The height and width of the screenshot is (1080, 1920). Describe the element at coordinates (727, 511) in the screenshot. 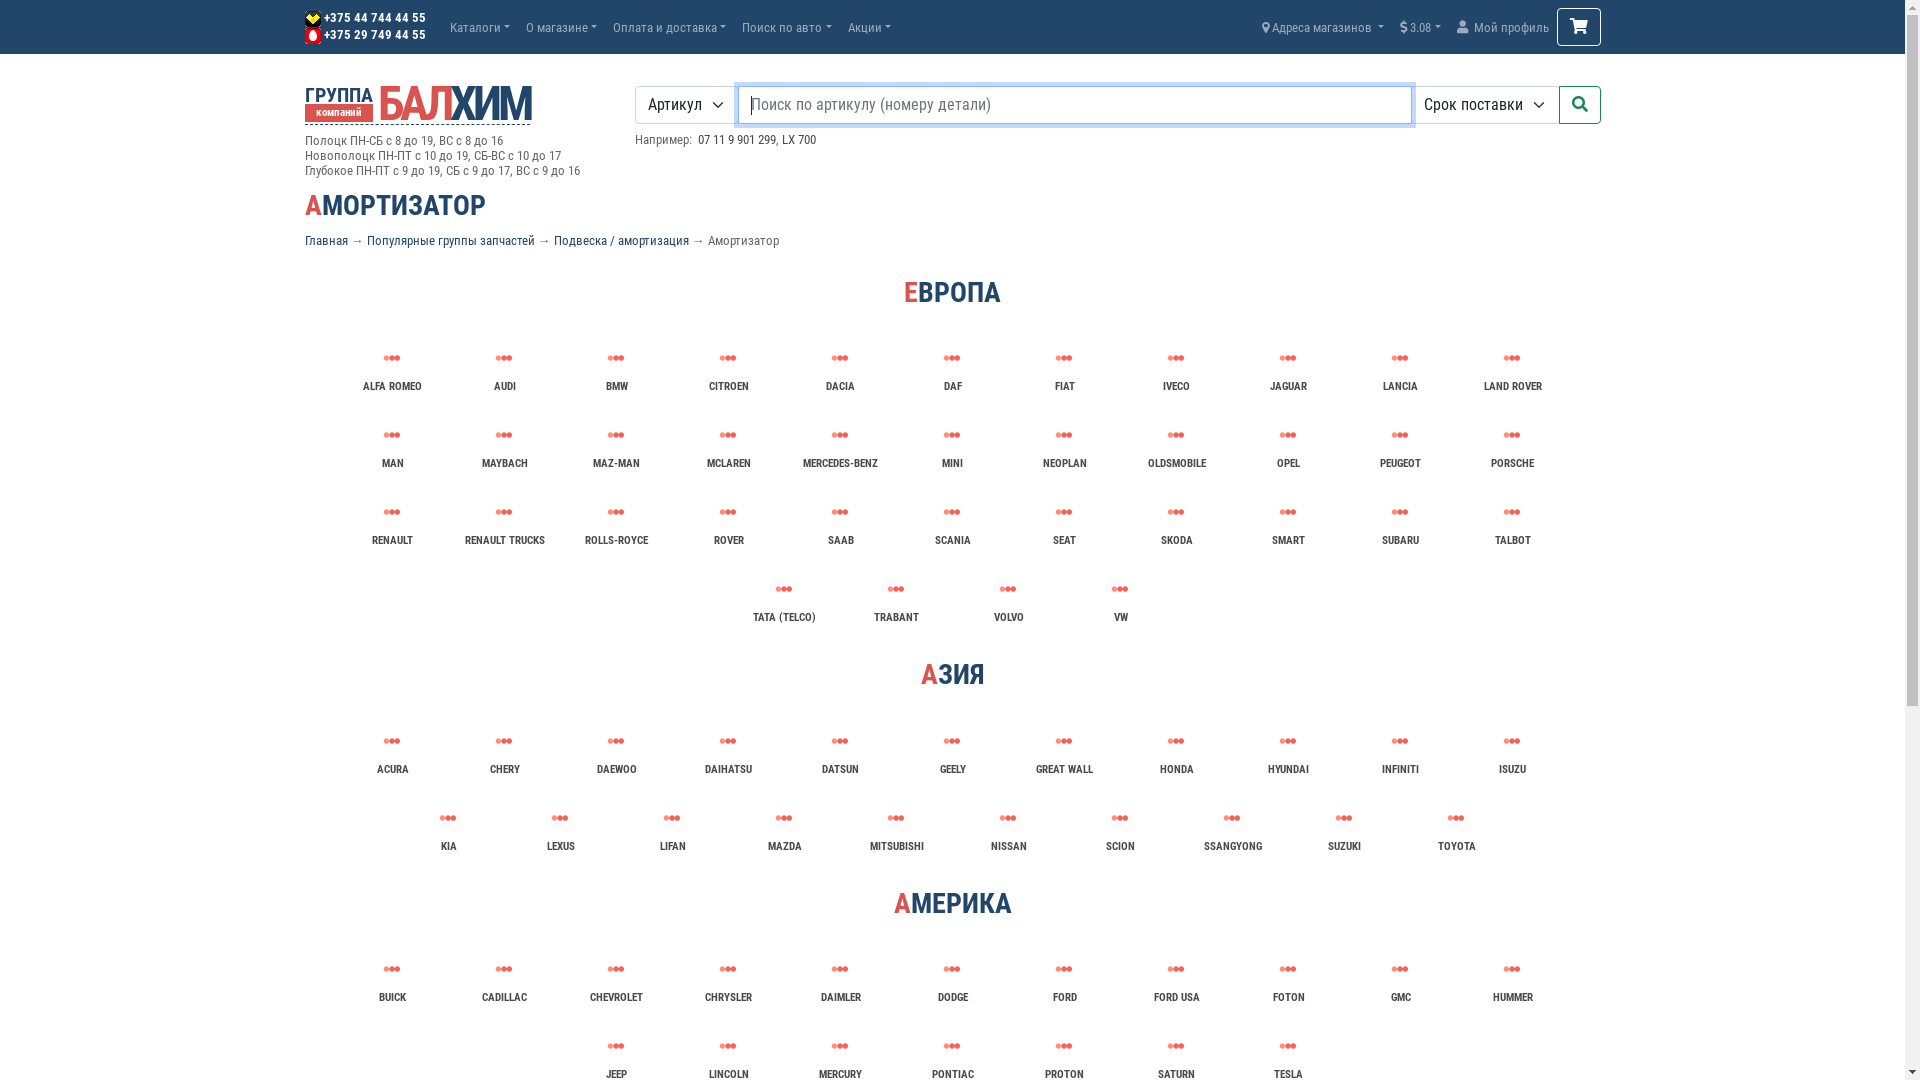

I see `'ROVER'` at that location.